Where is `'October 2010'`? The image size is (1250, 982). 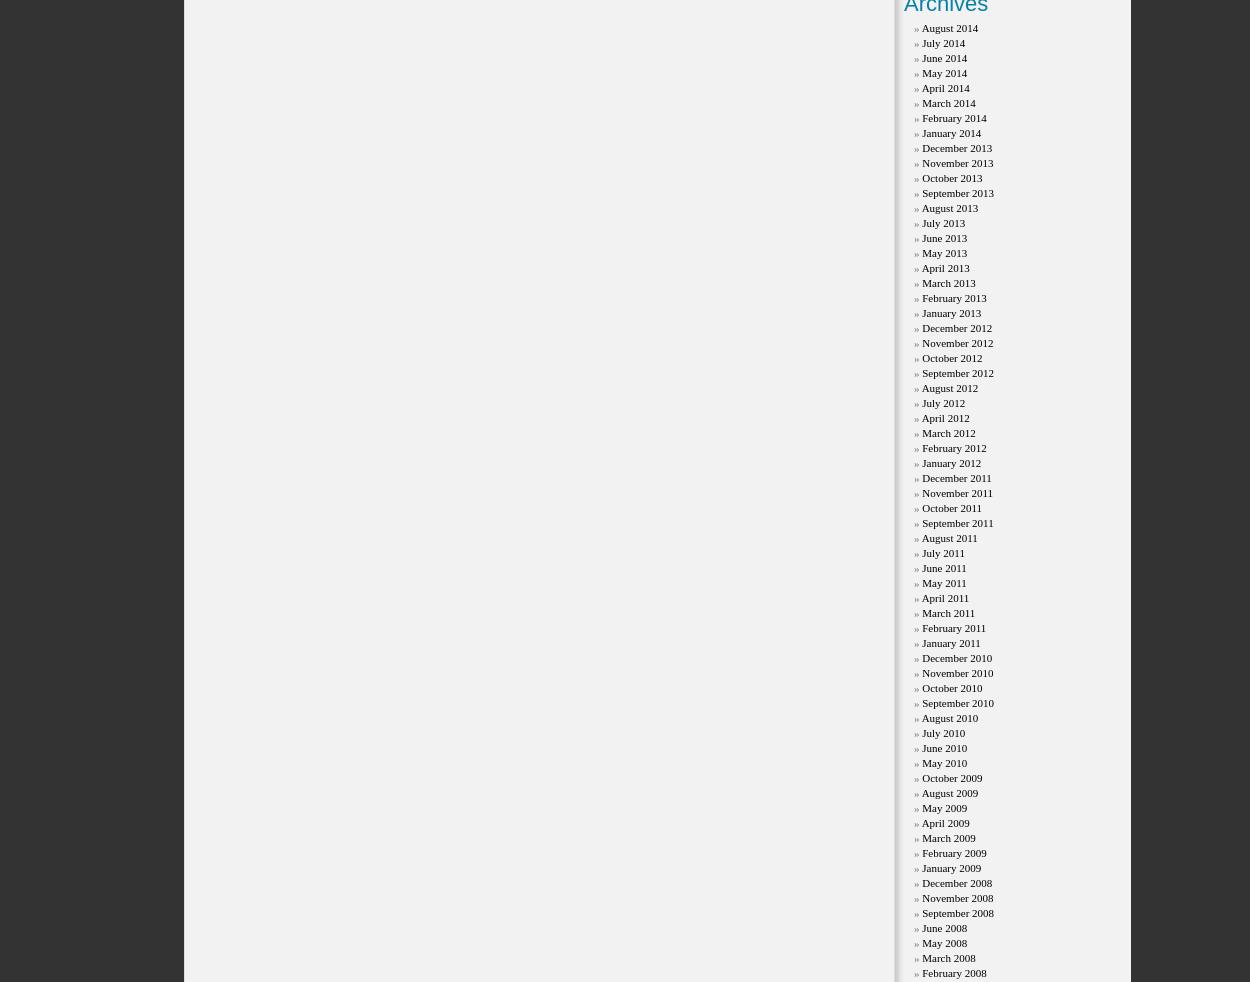
'October 2010' is located at coordinates (951, 686).